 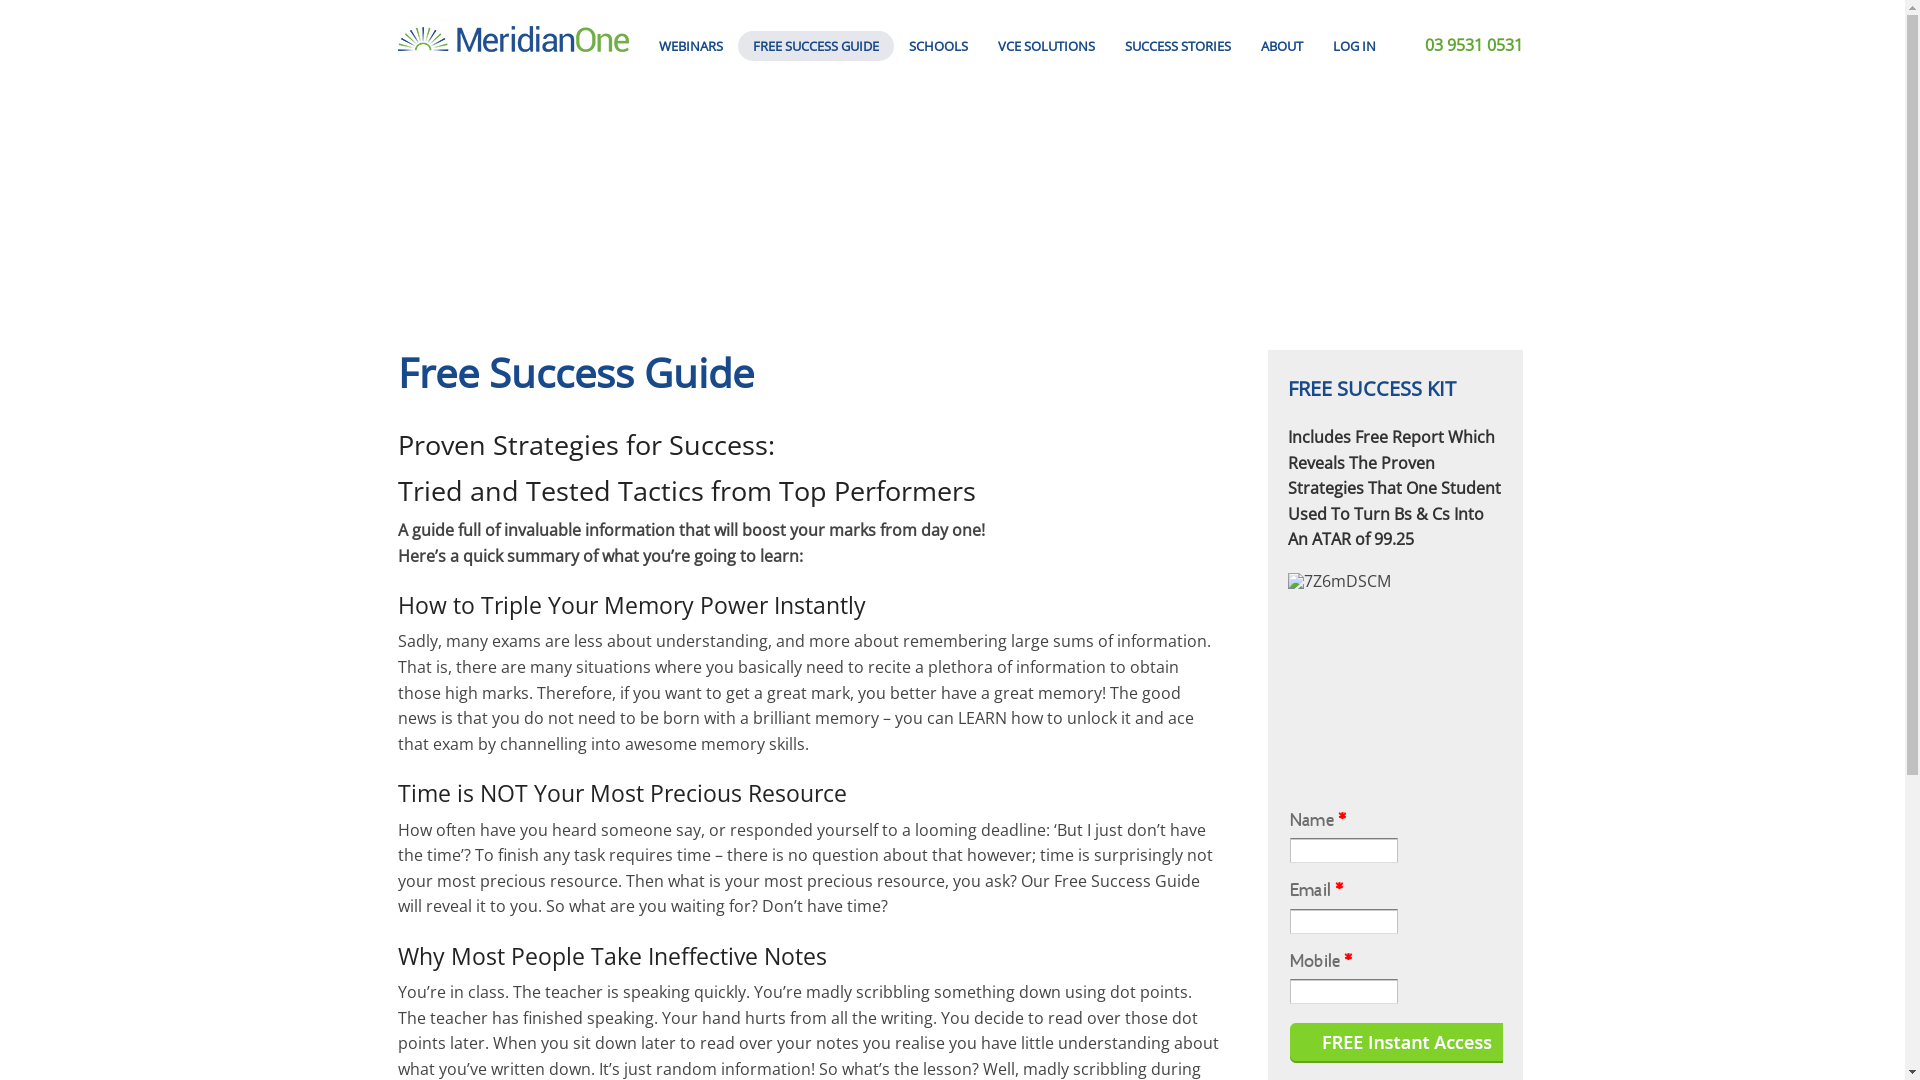 I want to click on 'SUCCESS STORIES', so click(x=1177, y=45).